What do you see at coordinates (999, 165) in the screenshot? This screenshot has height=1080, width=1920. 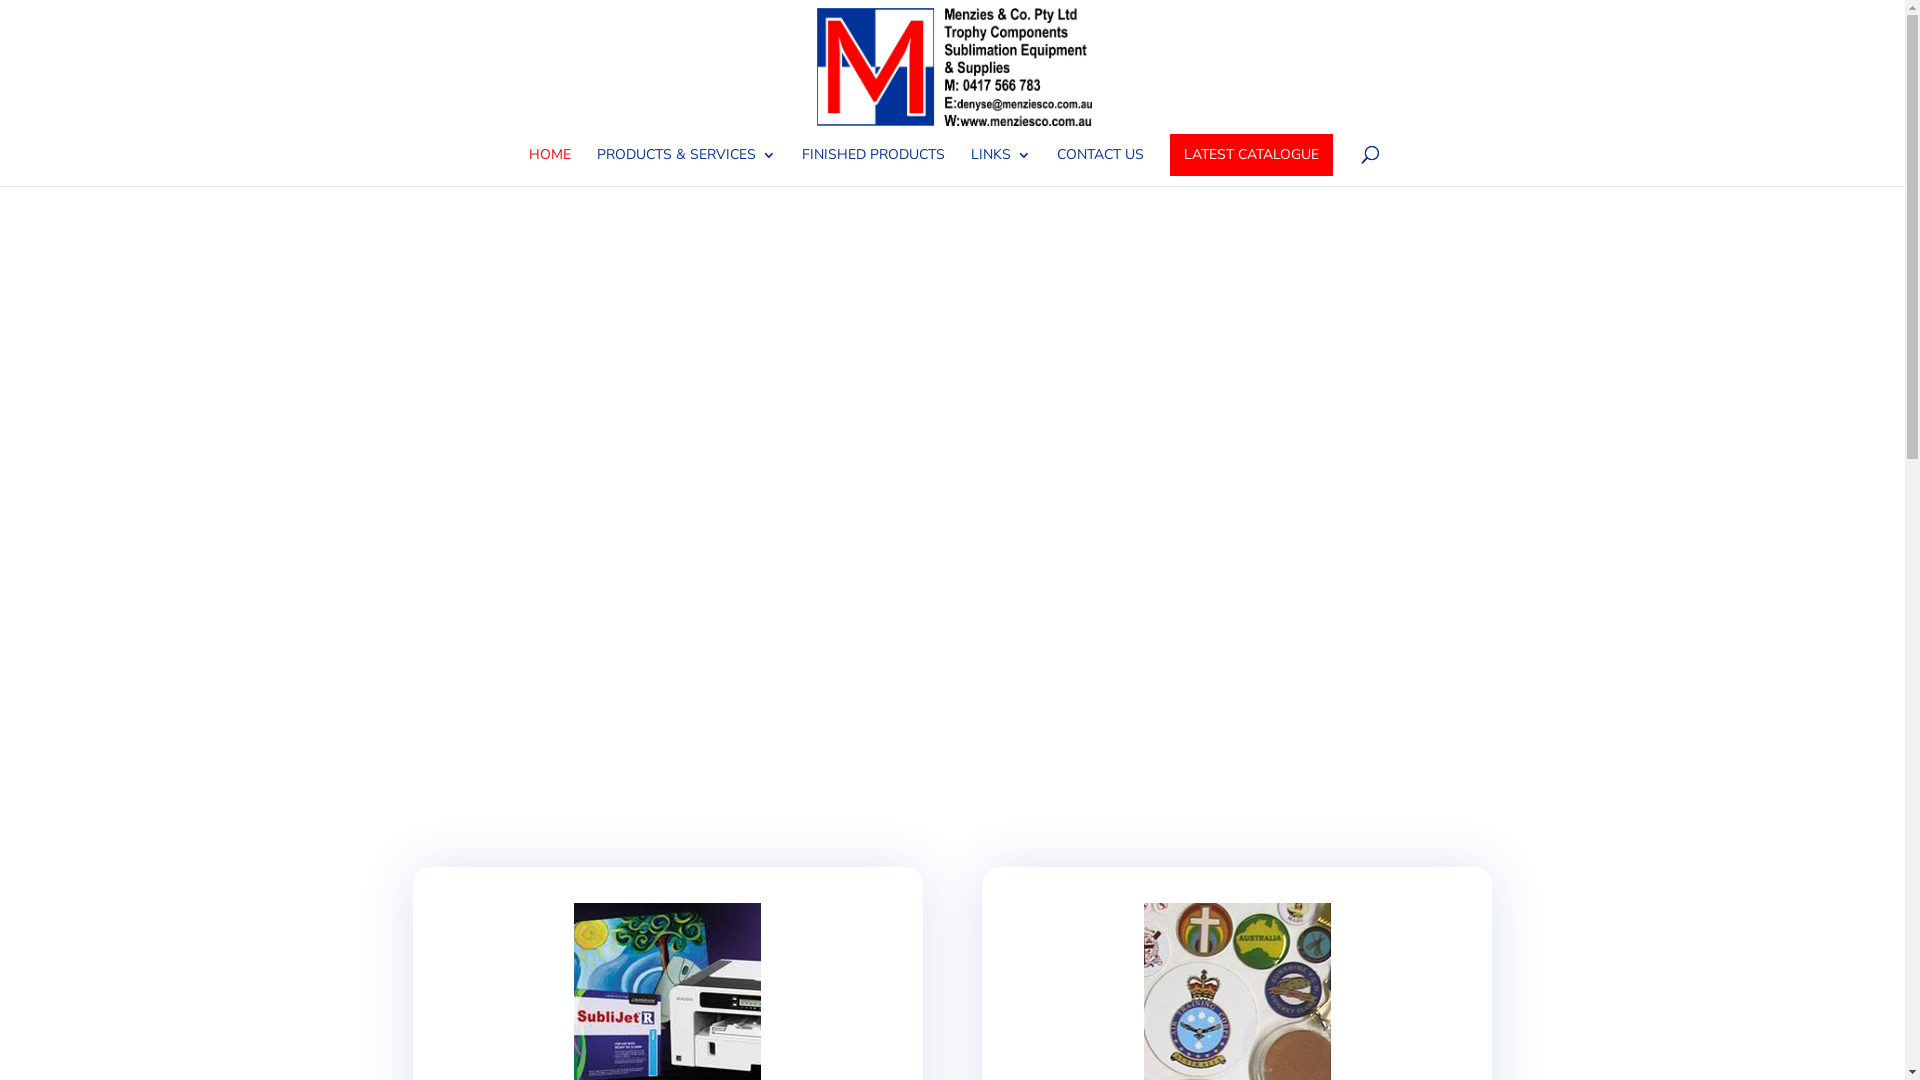 I see `'LINKS'` at bounding box center [999, 165].